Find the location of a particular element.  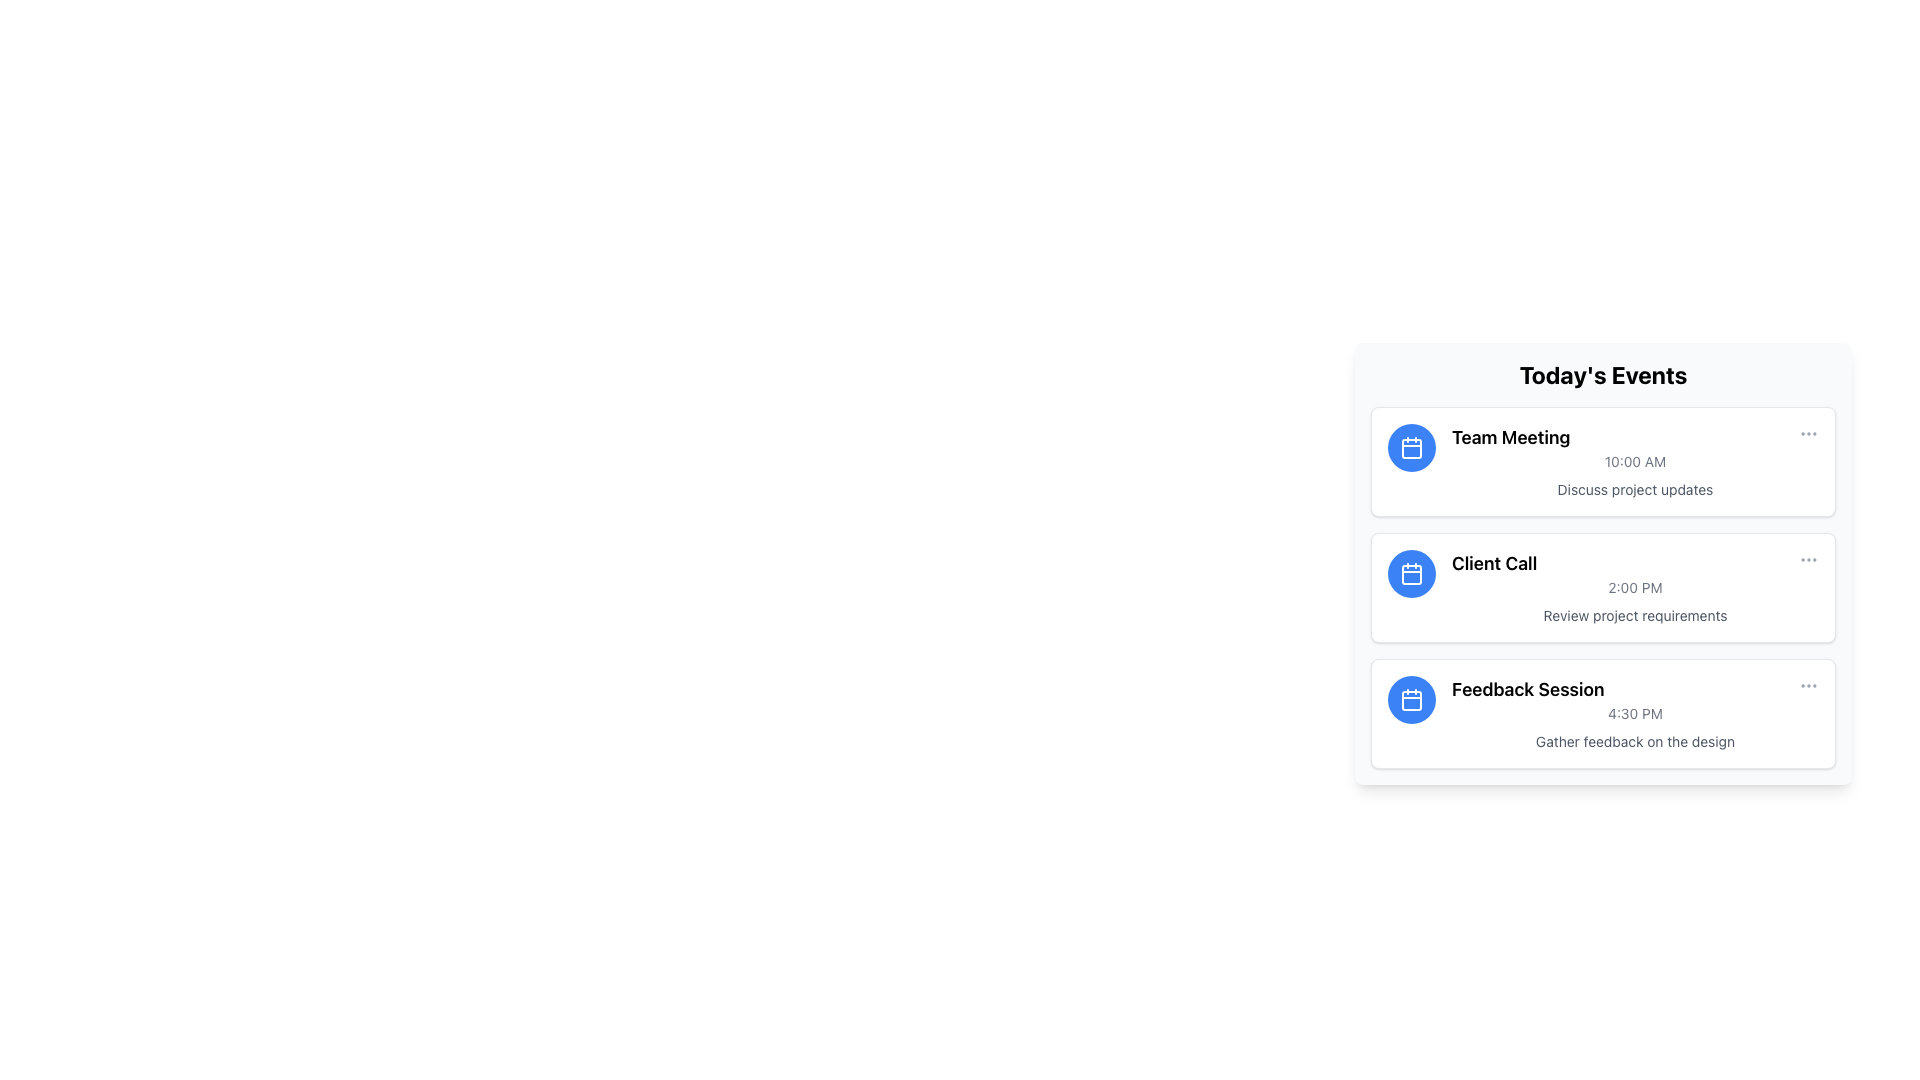

the Ellipsis menu button located at the right edge of the 'Team Meeting' event card, aligned with the event title is located at coordinates (1809, 433).